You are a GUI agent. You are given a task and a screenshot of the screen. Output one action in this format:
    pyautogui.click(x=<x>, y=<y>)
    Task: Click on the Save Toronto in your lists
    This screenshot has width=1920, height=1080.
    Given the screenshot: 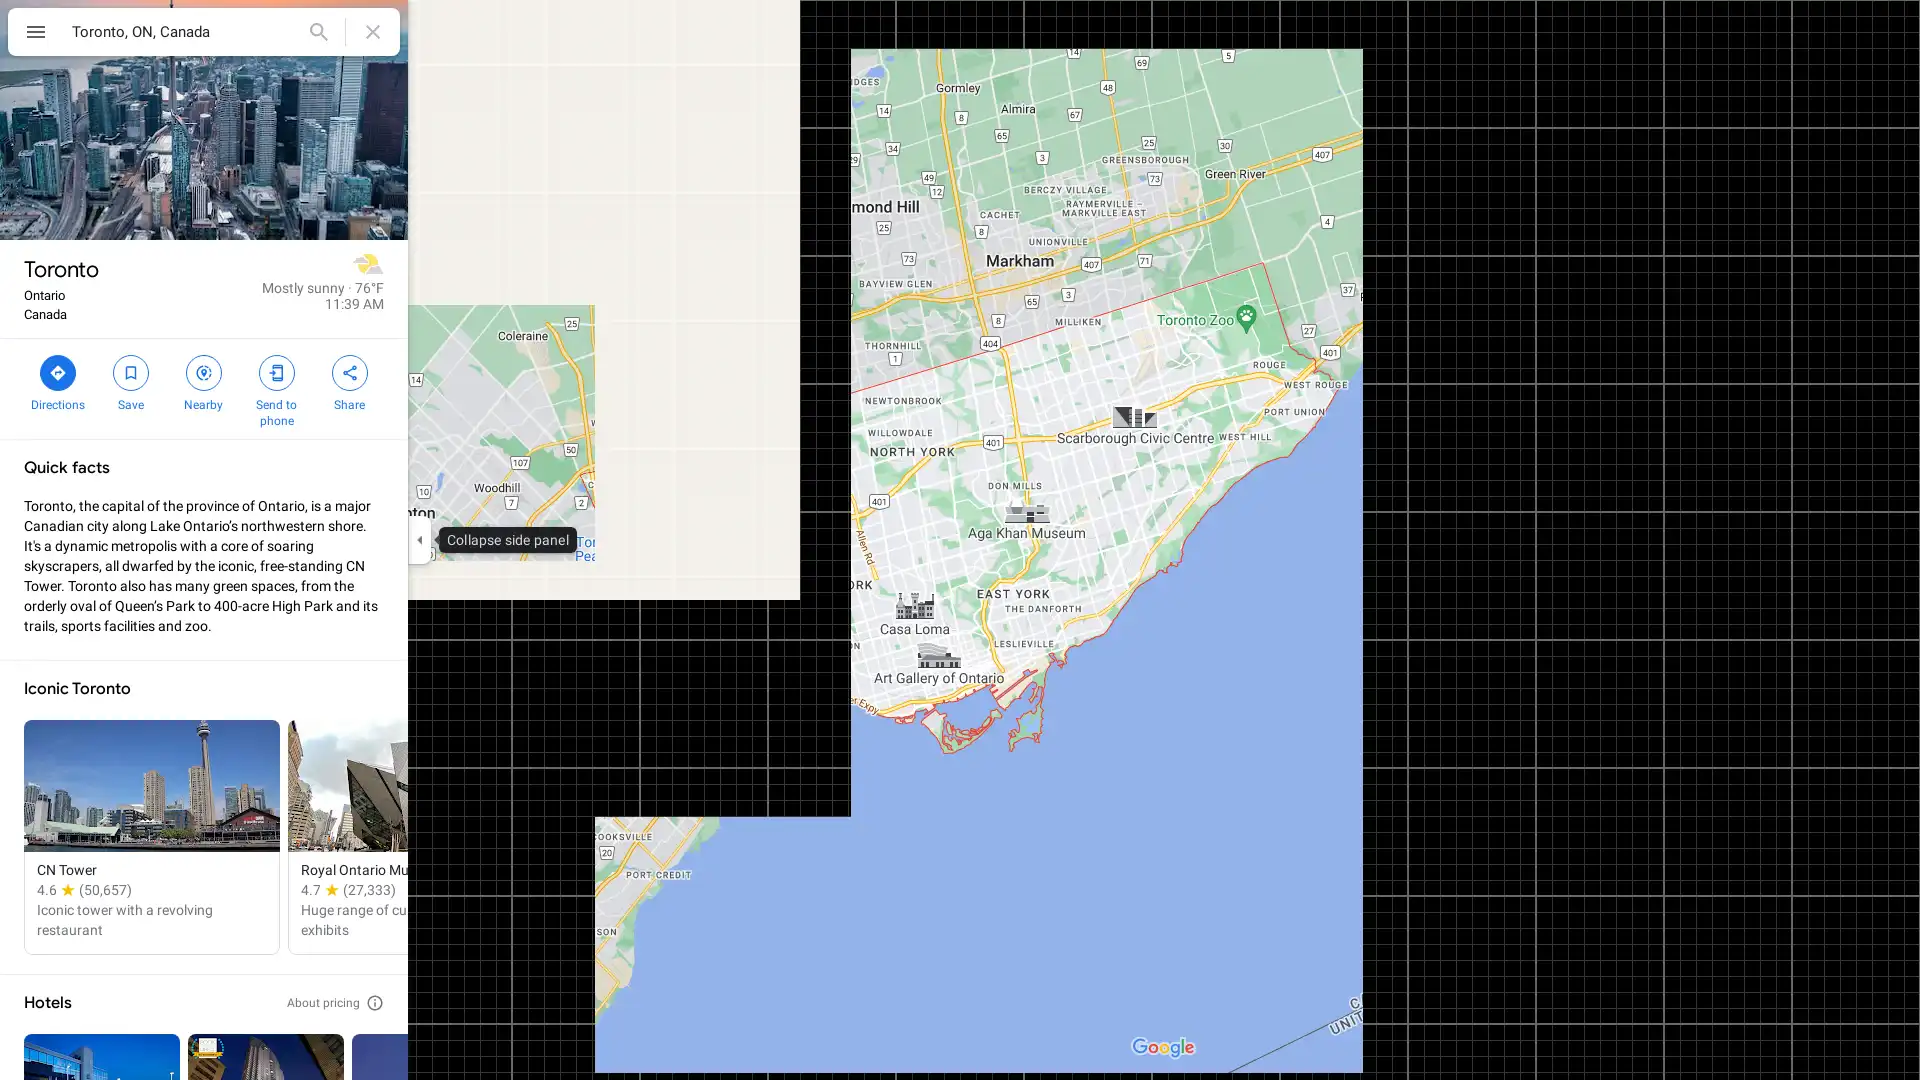 What is the action you would take?
    pyautogui.click(x=129, y=381)
    